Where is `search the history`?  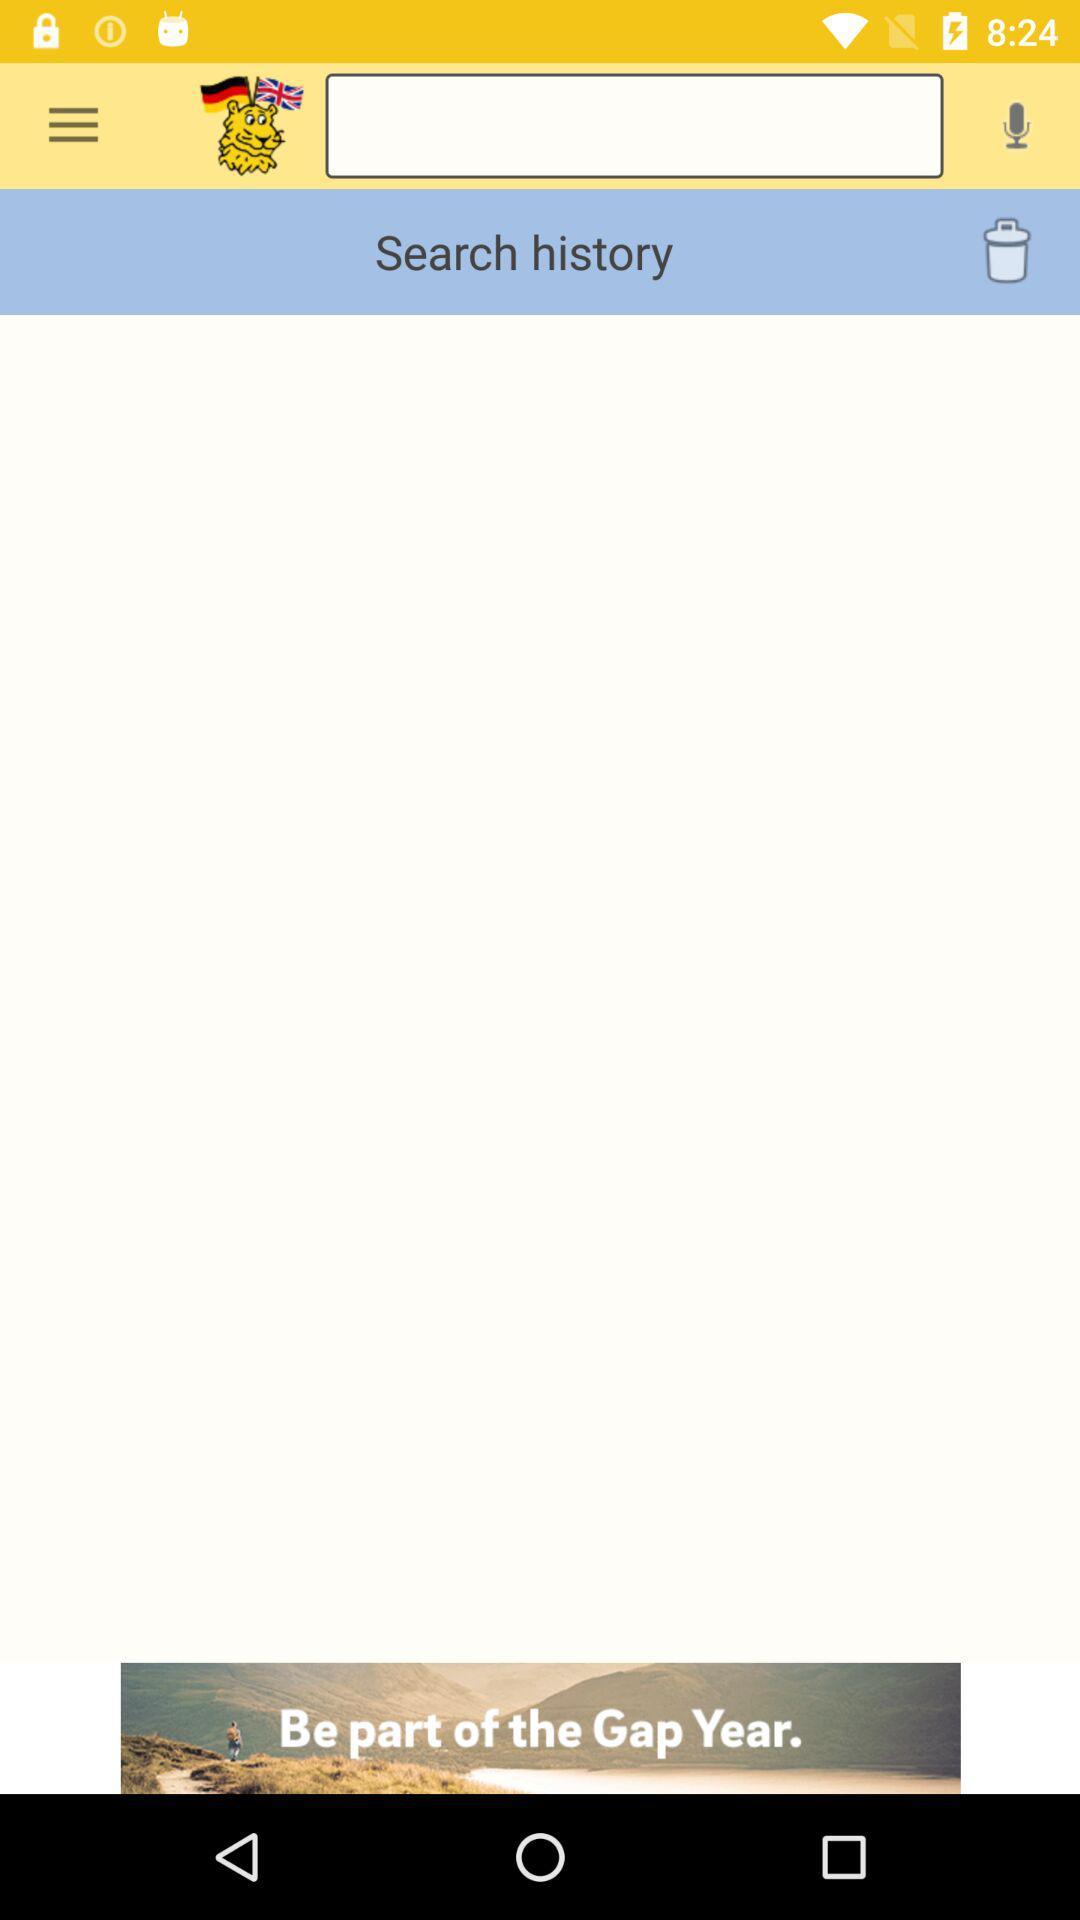 search the history is located at coordinates (634, 124).